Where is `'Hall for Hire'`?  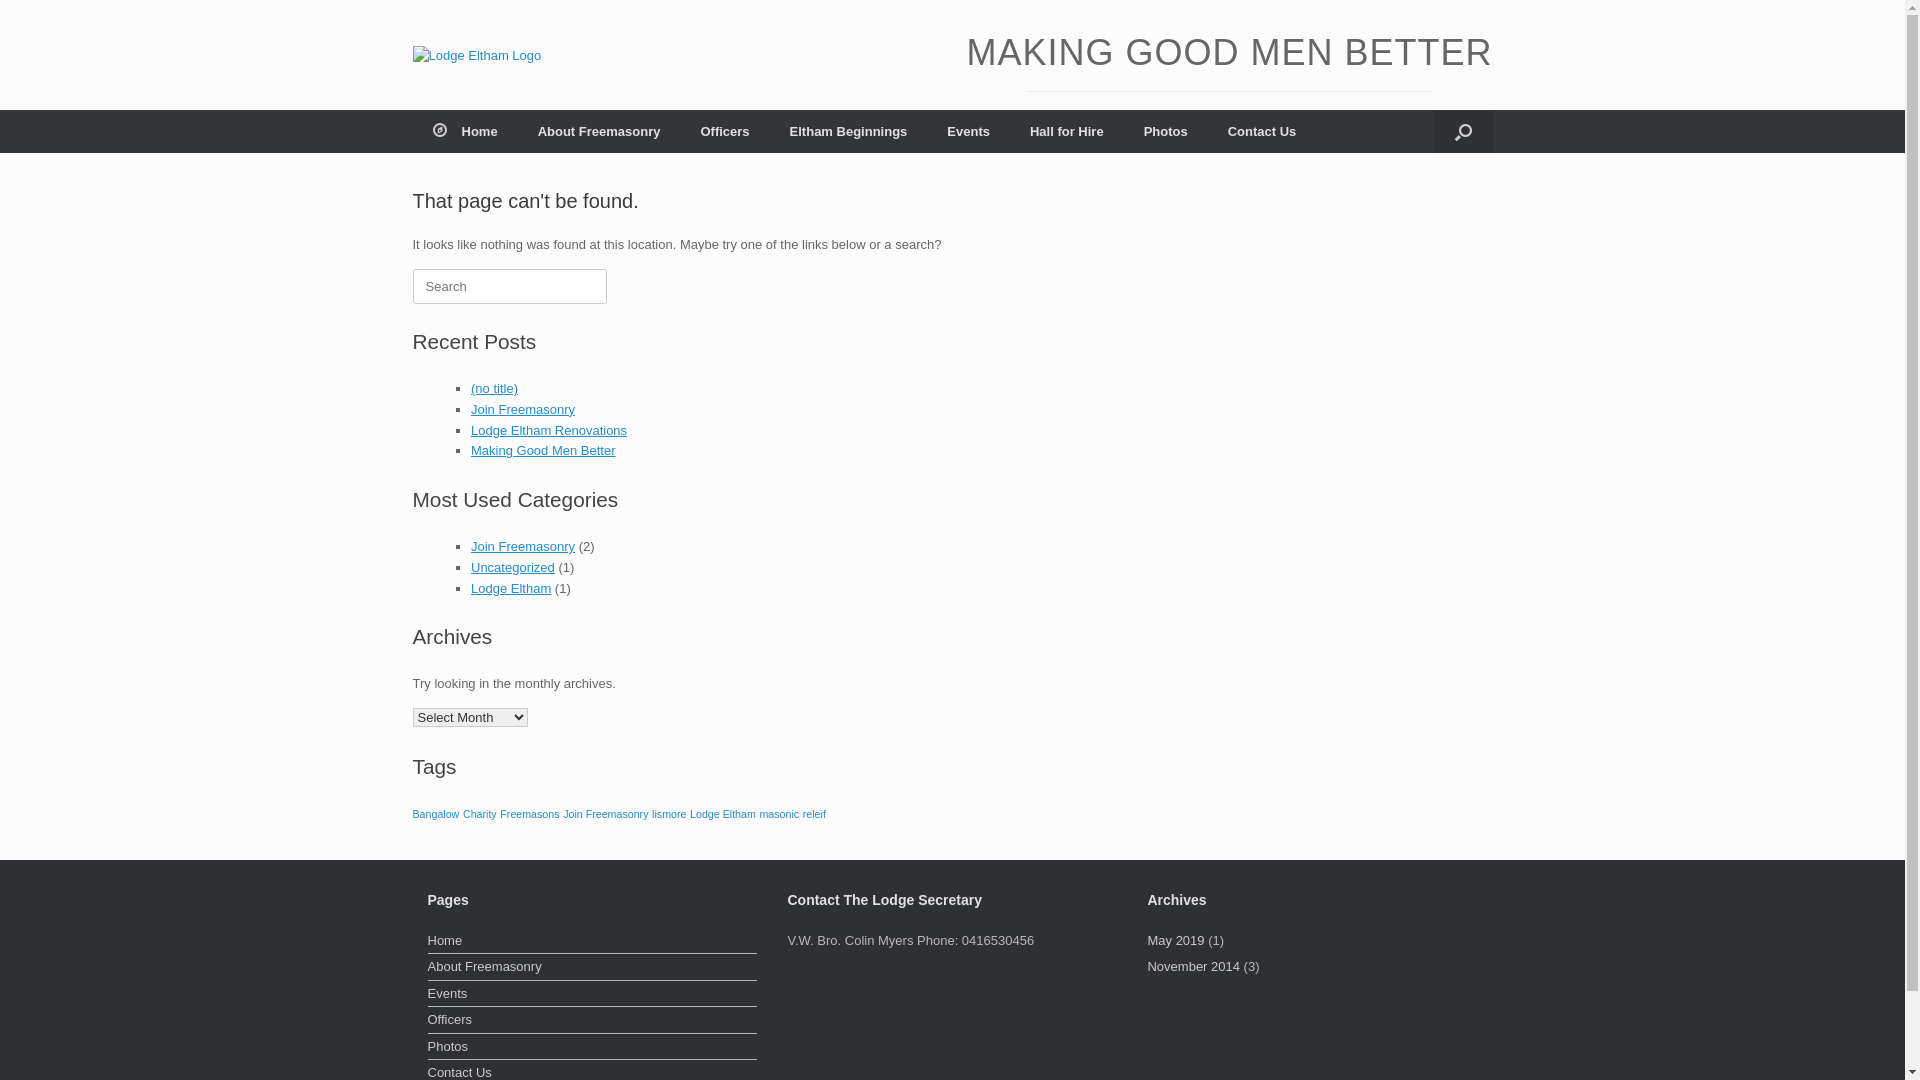
'Hall for Hire' is located at coordinates (1065, 131).